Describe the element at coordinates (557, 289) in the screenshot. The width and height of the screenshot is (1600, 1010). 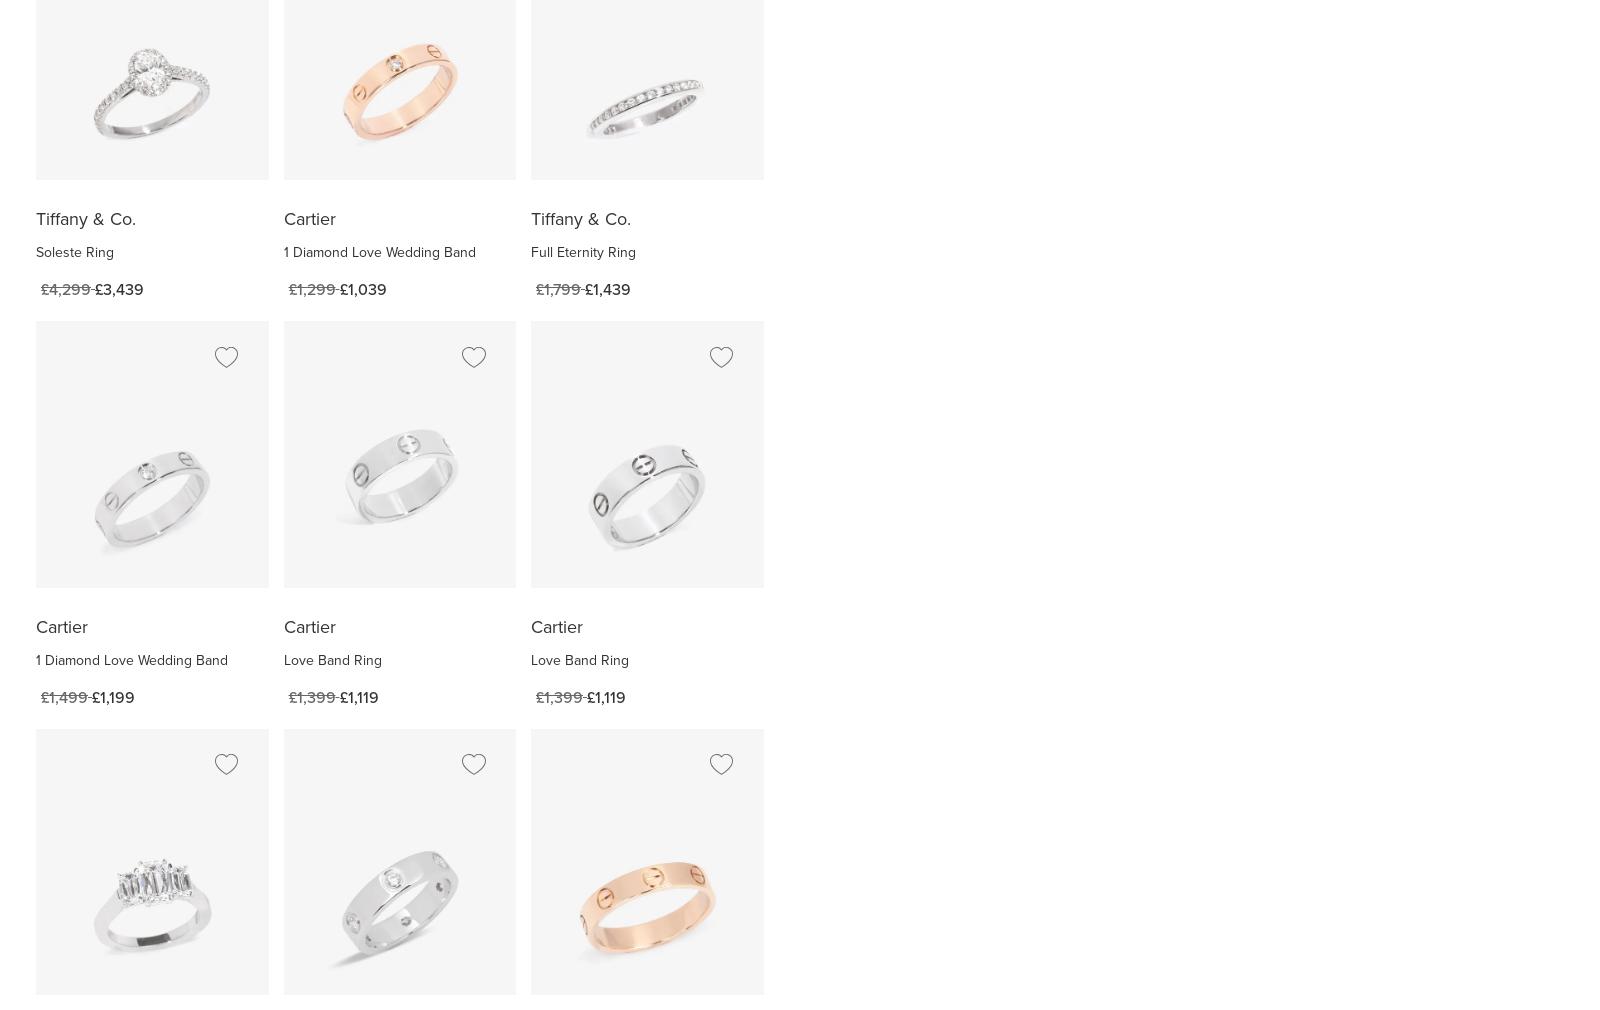
I see `'£1,799'` at that location.